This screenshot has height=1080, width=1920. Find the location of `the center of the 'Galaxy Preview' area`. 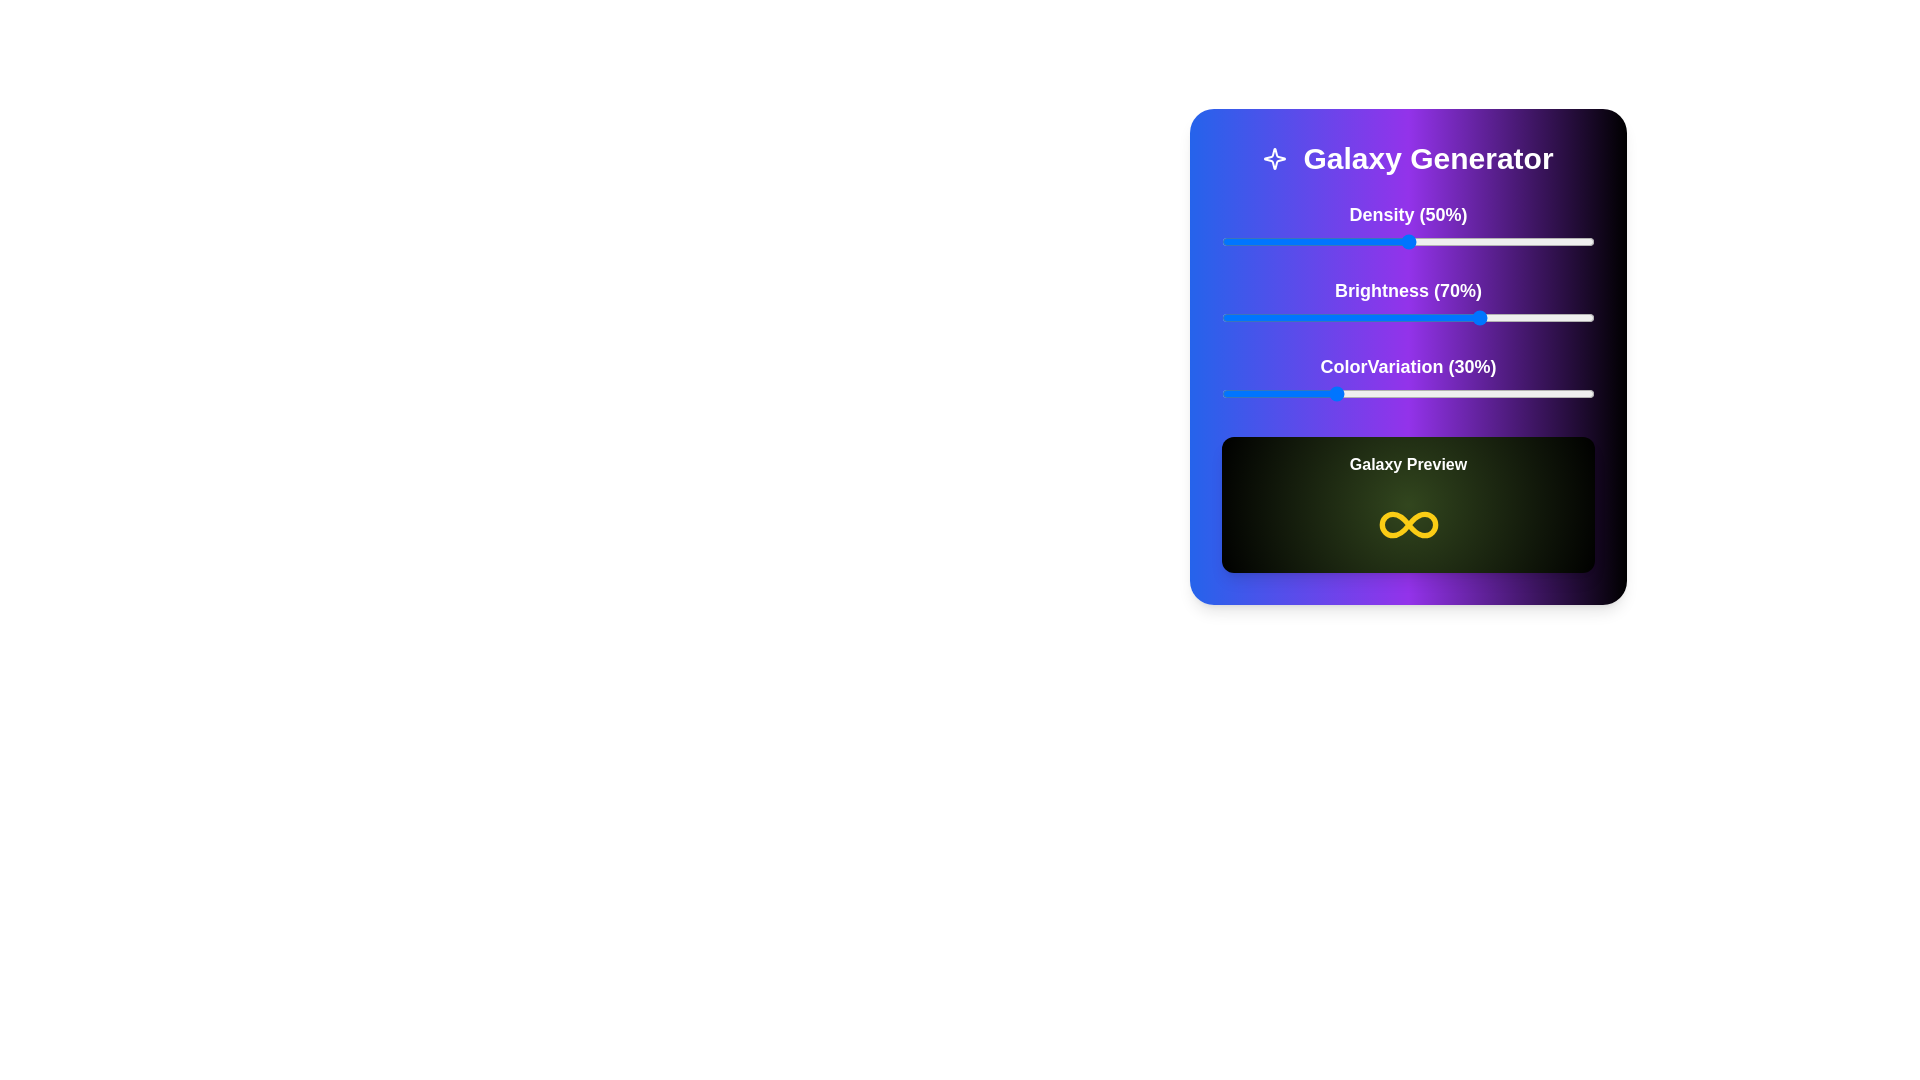

the center of the 'Galaxy Preview' area is located at coordinates (1407, 504).